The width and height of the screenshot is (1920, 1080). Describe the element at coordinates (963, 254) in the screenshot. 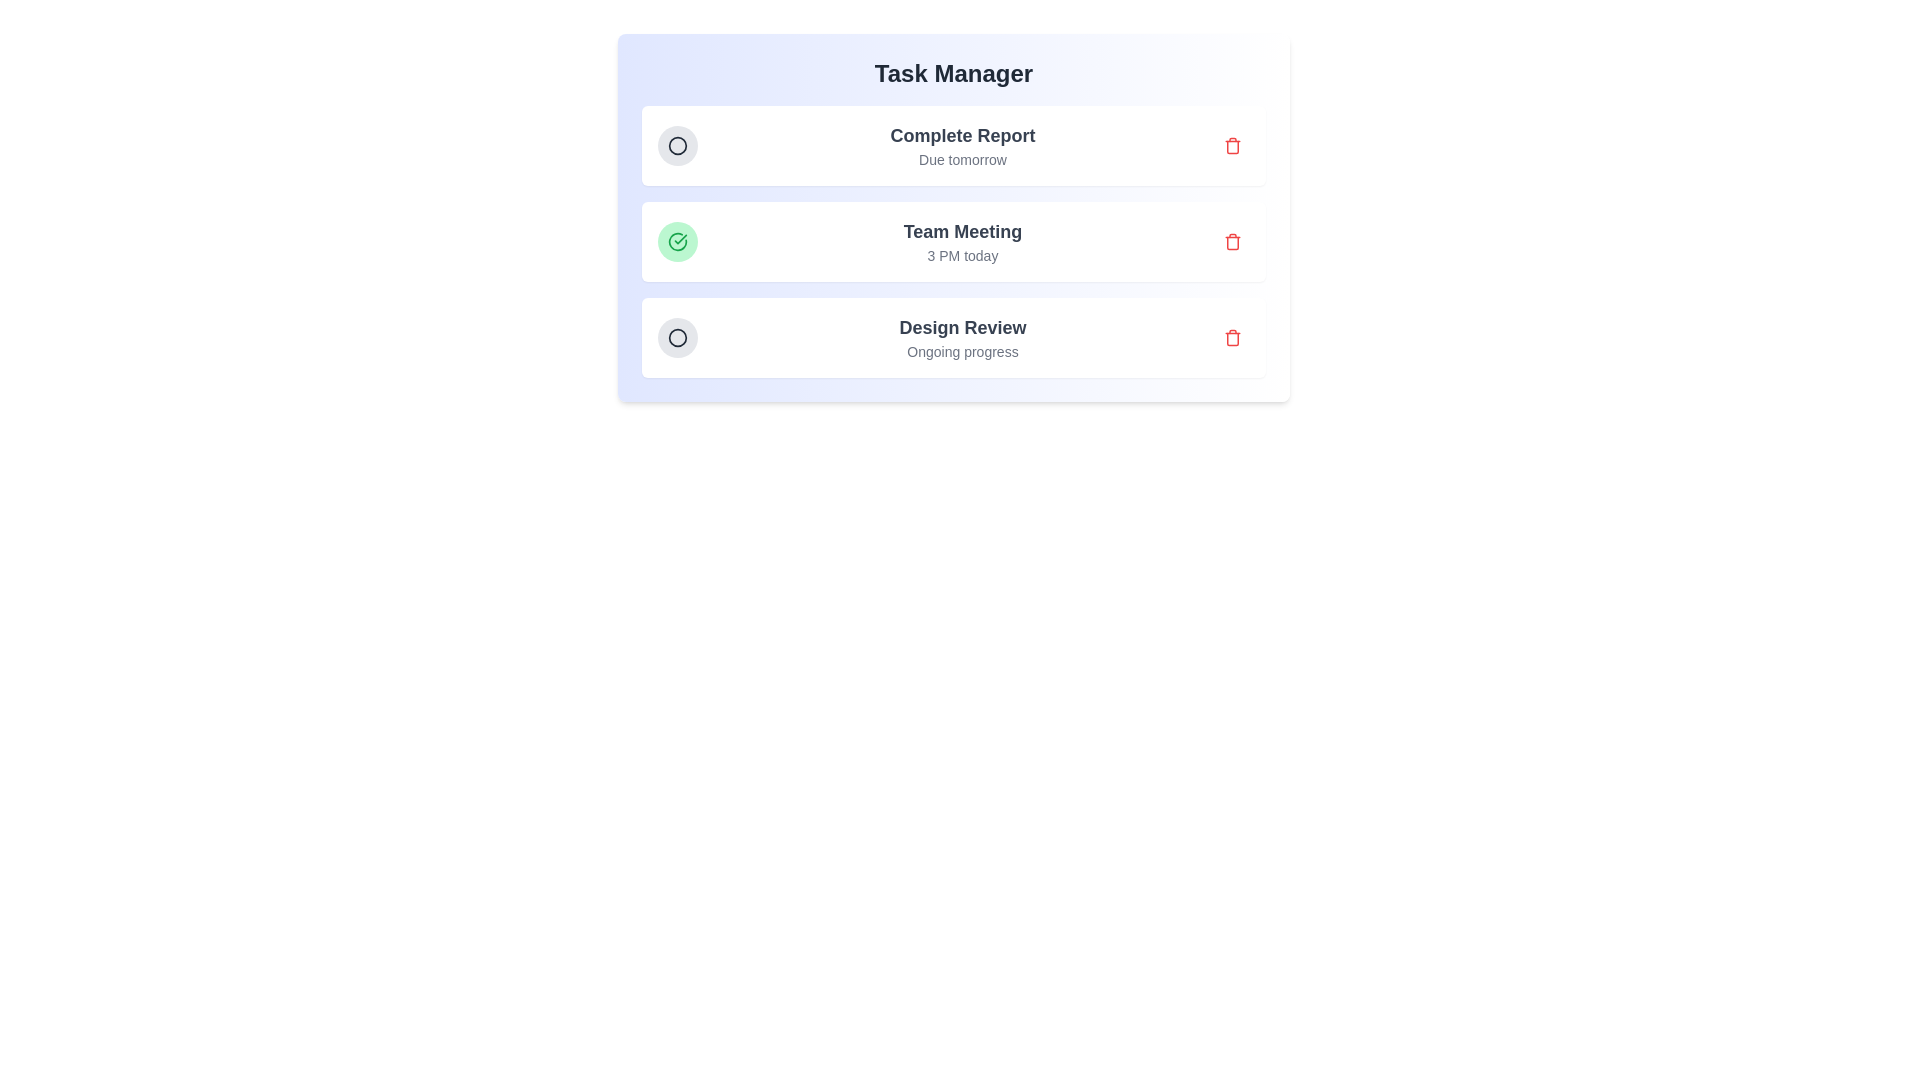

I see `the text label '3 PM today' located in the second task item of the task management list, which is styled in a small gray font and positioned below the 'Team Meeting' heading` at that location.